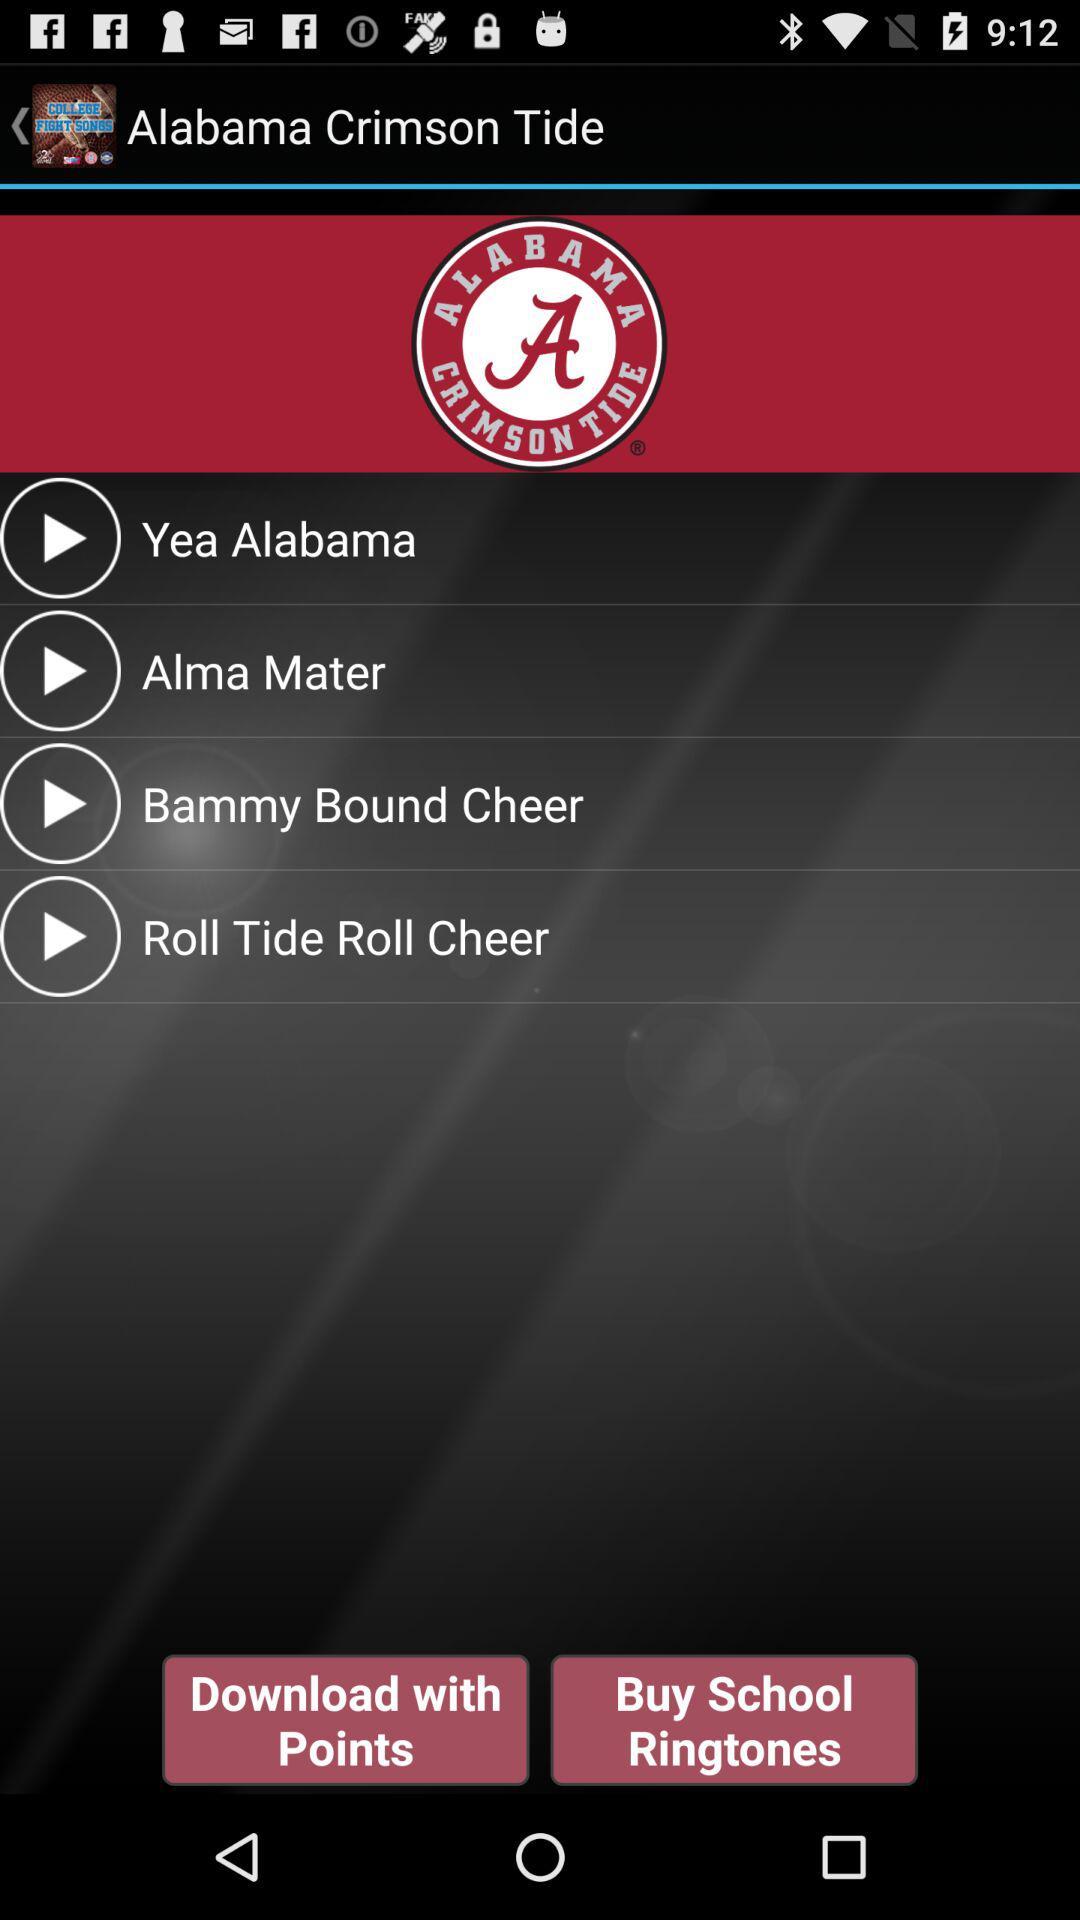 The height and width of the screenshot is (1920, 1080). I want to click on audio, so click(59, 670).